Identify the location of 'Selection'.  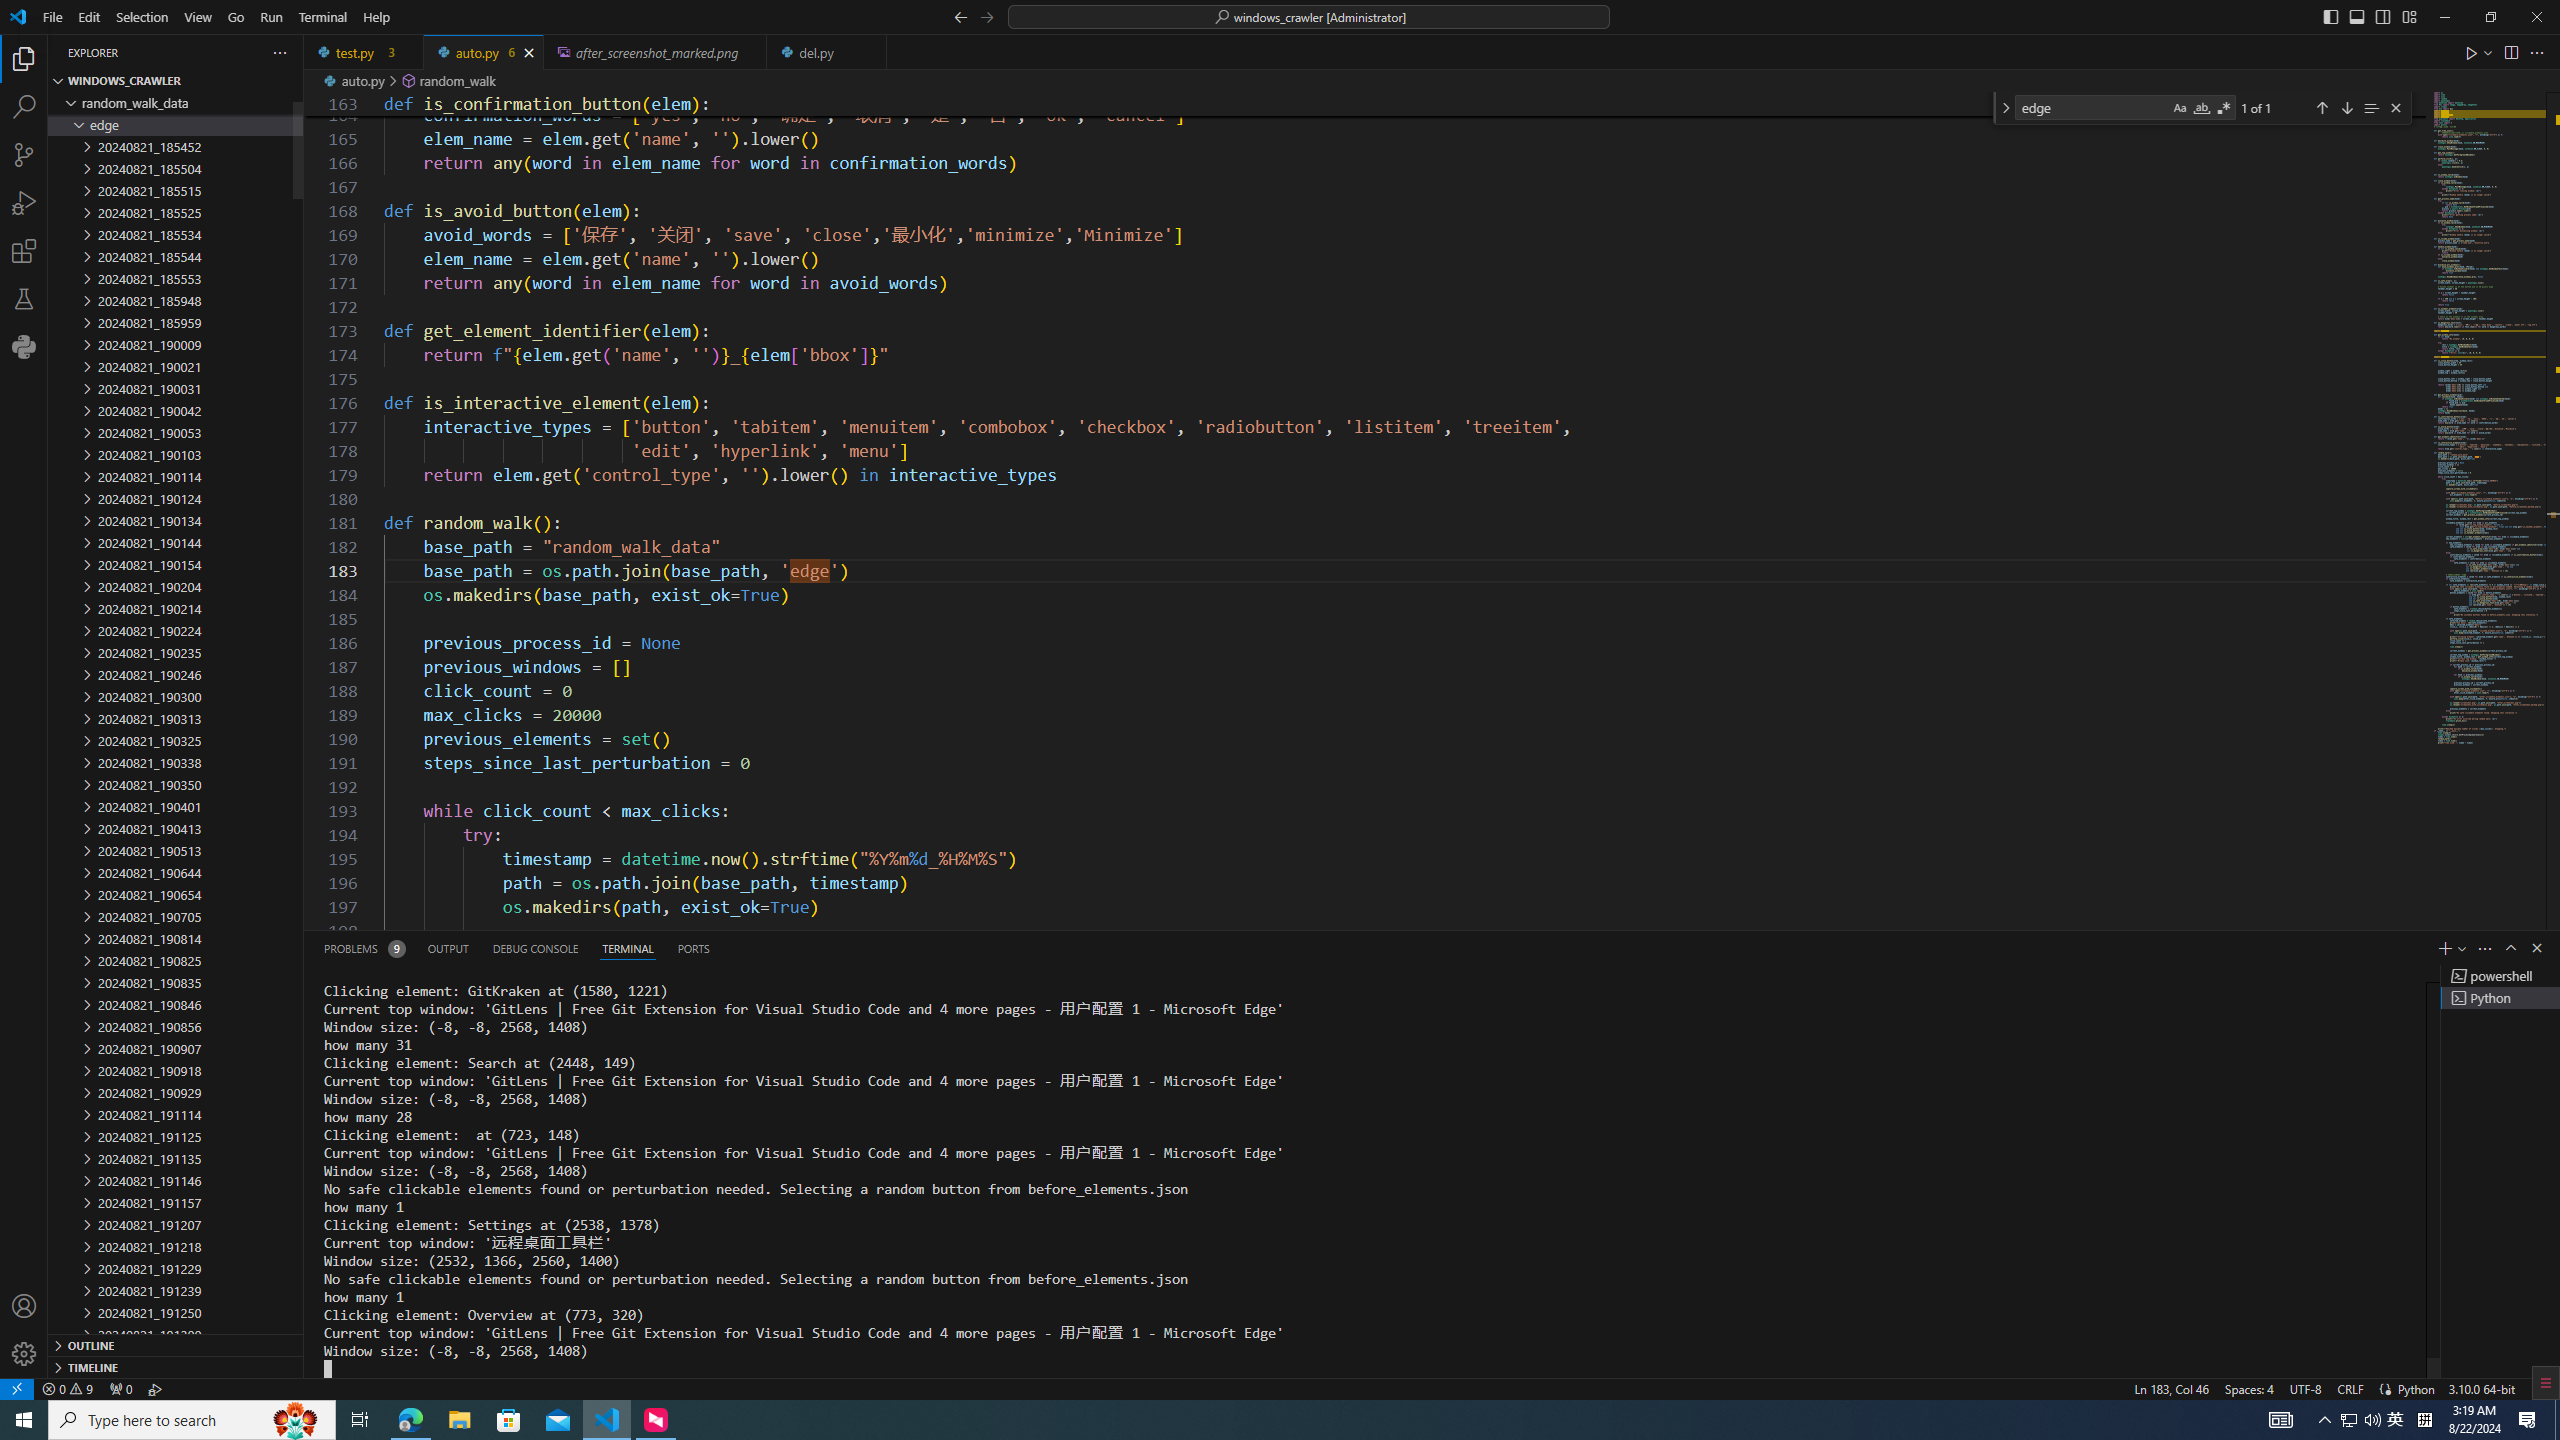
(142, 16).